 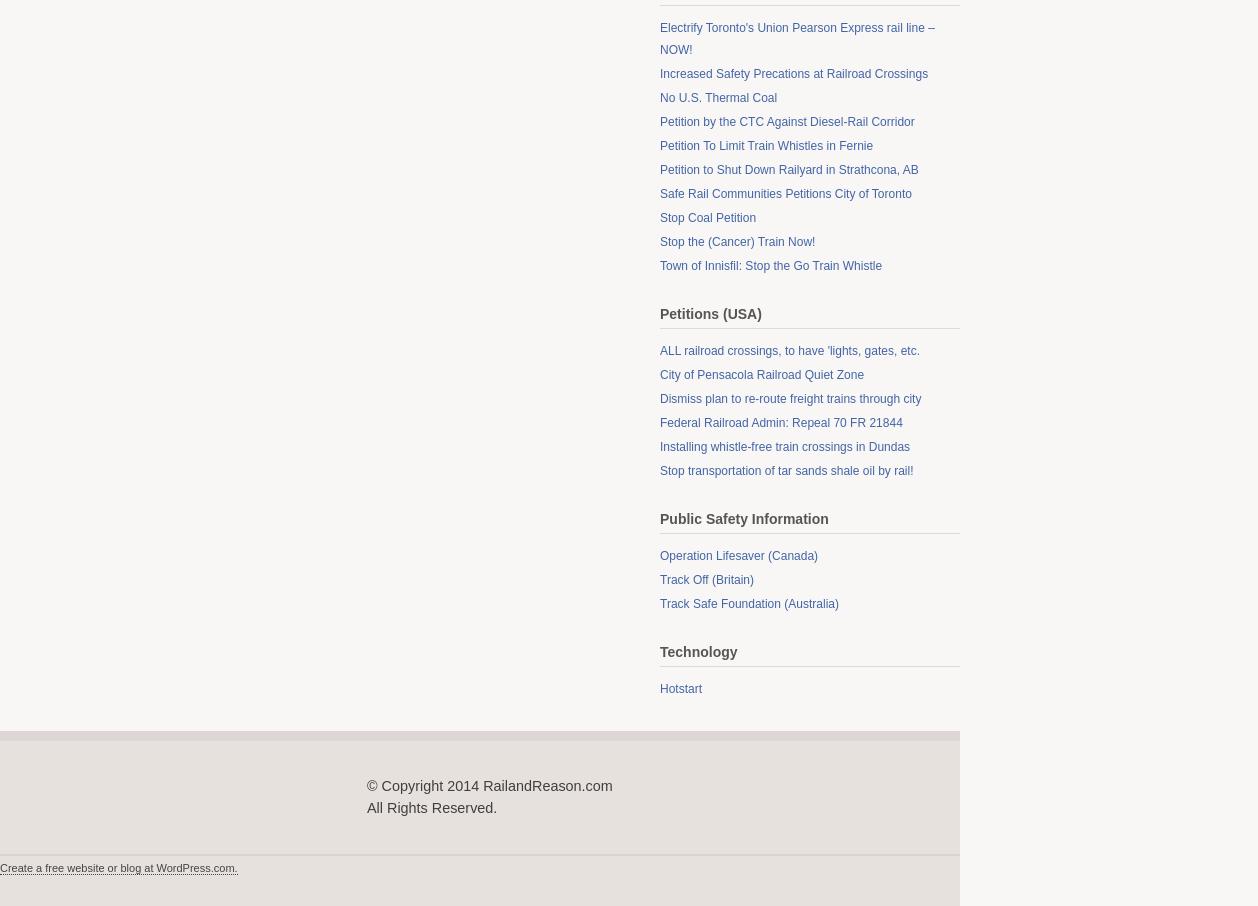 What do you see at coordinates (789, 169) in the screenshot?
I see `'Petition to Shut Down Railyard in Strathcona, AB'` at bounding box center [789, 169].